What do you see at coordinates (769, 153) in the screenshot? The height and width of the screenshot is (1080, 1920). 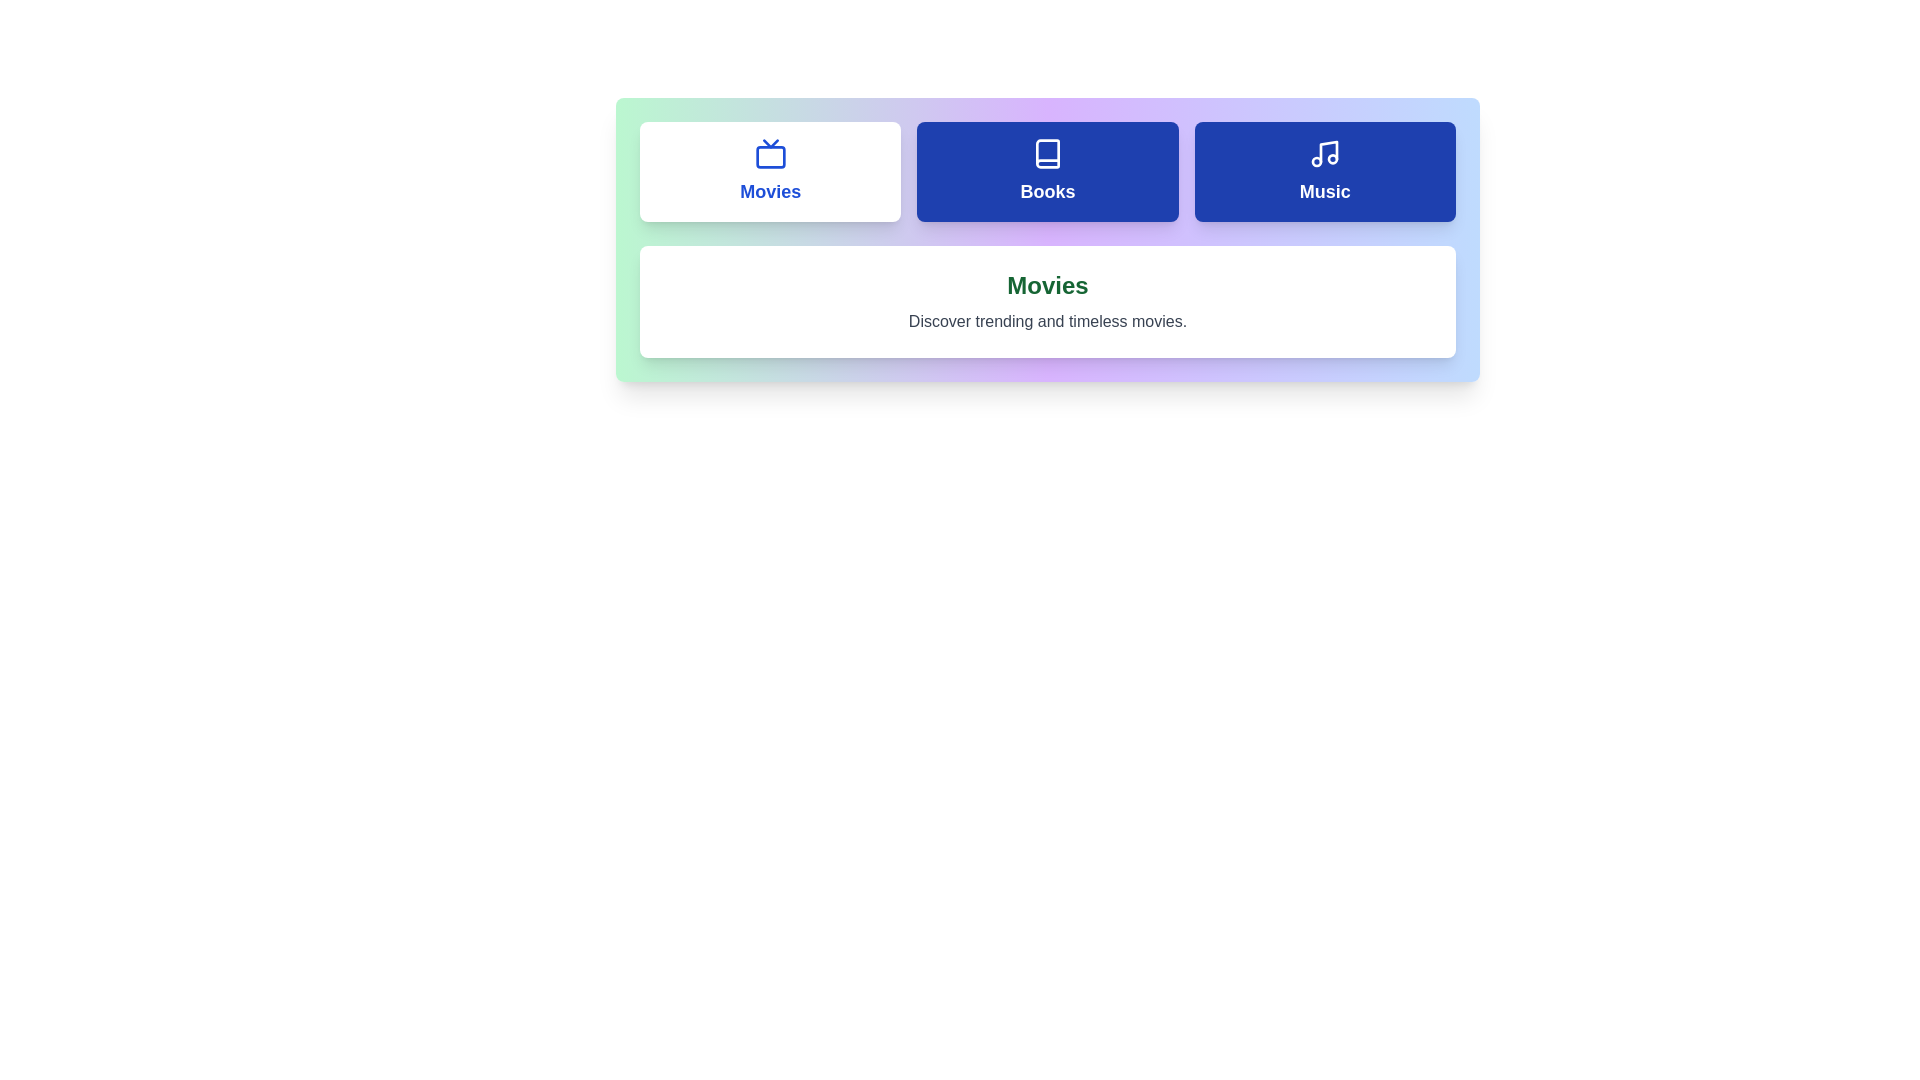 I see `the blue television icon` at bounding box center [769, 153].